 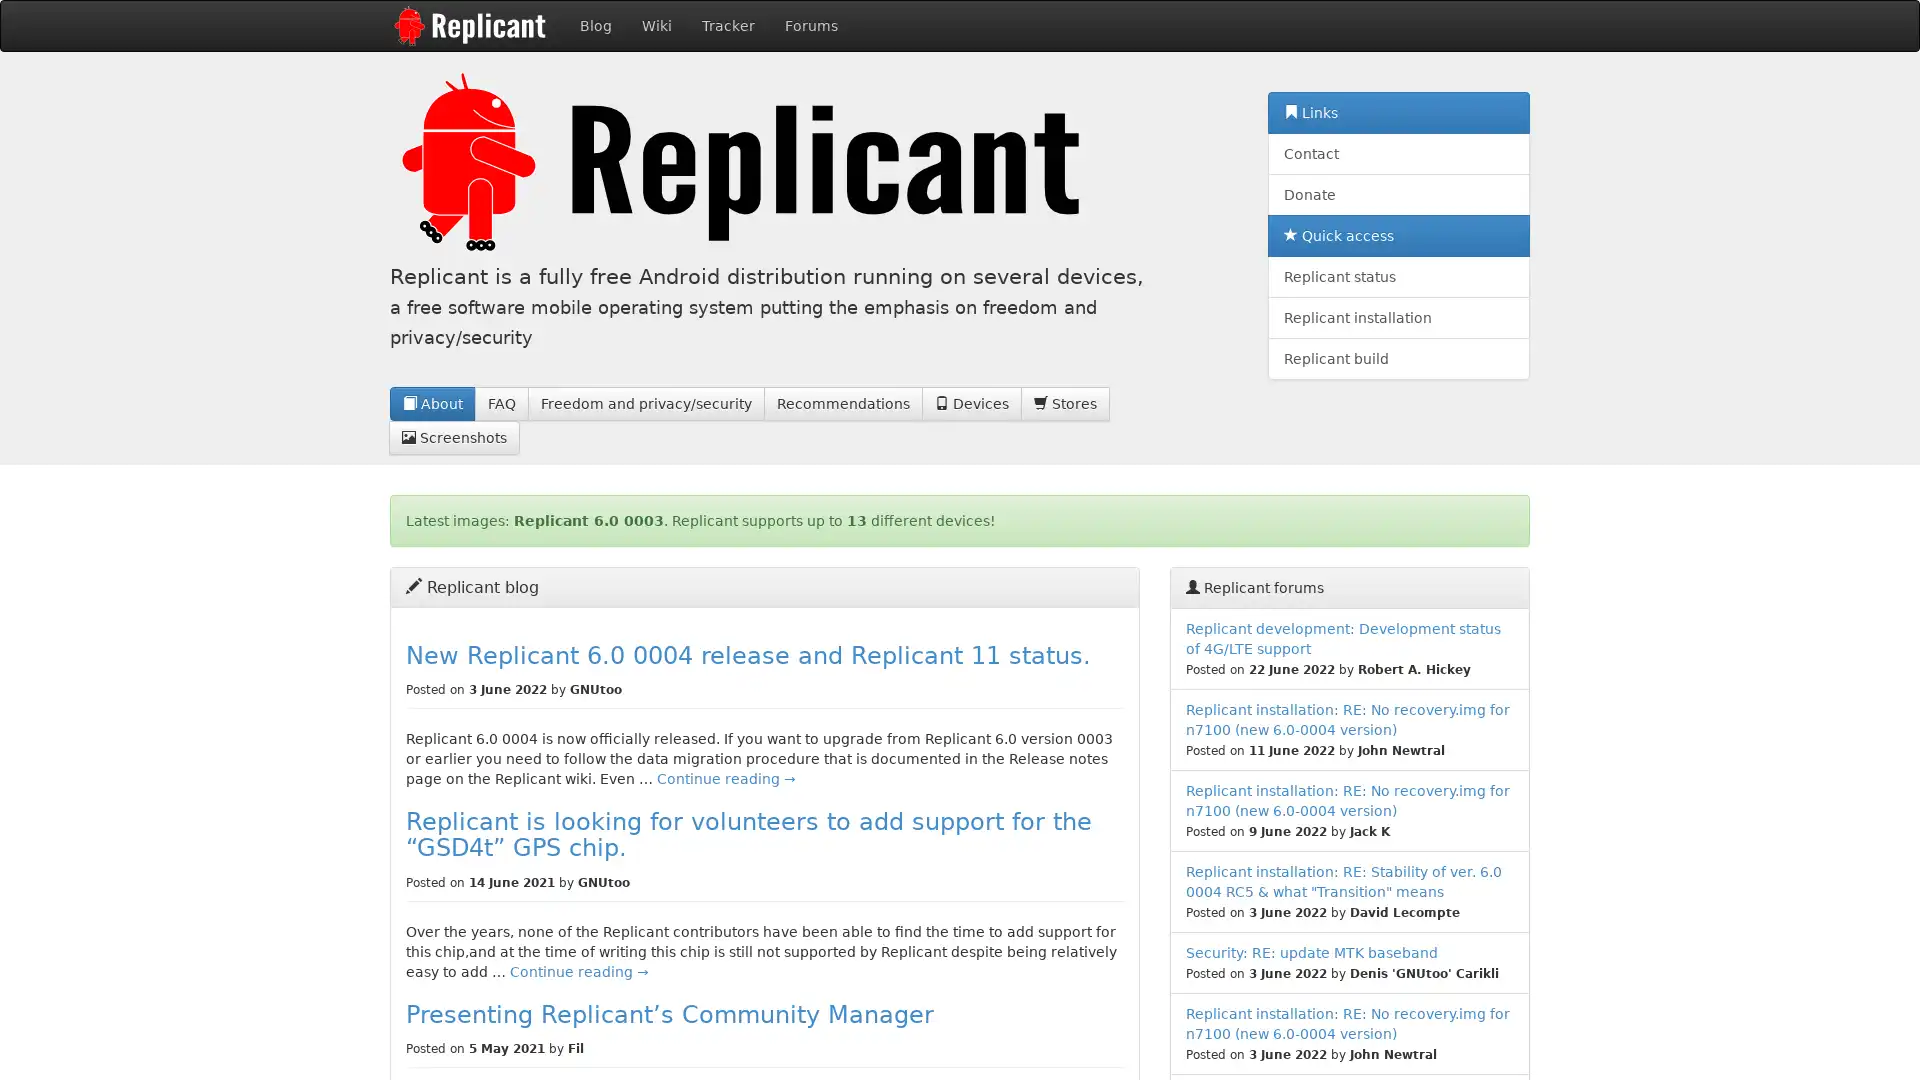 What do you see at coordinates (431, 404) in the screenshot?
I see `About` at bounding box center [431, 404].